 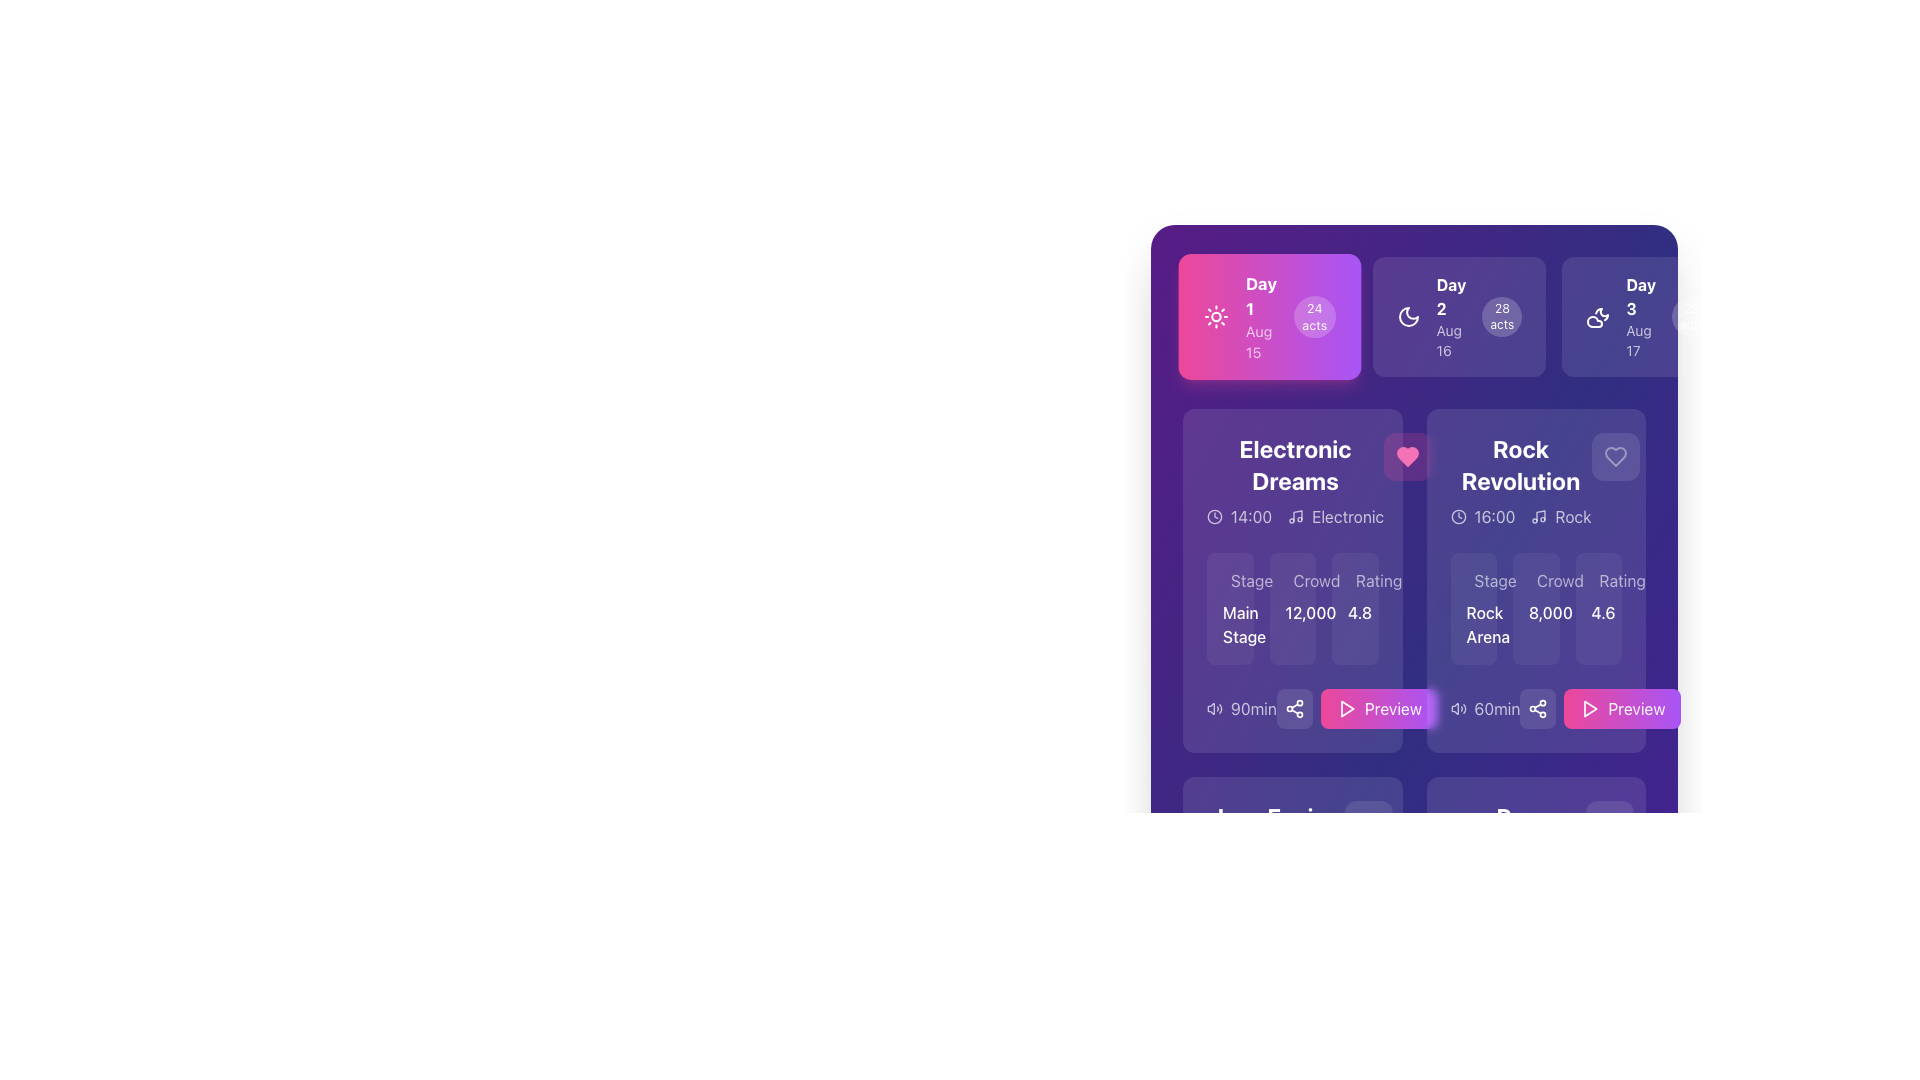 What do you see at coordinates (1314, 315) in the screenshot?
I see `the Label displaying '24 acts' in the top-right section of the 'Day 1' card` at bounding box center [1314, 315].